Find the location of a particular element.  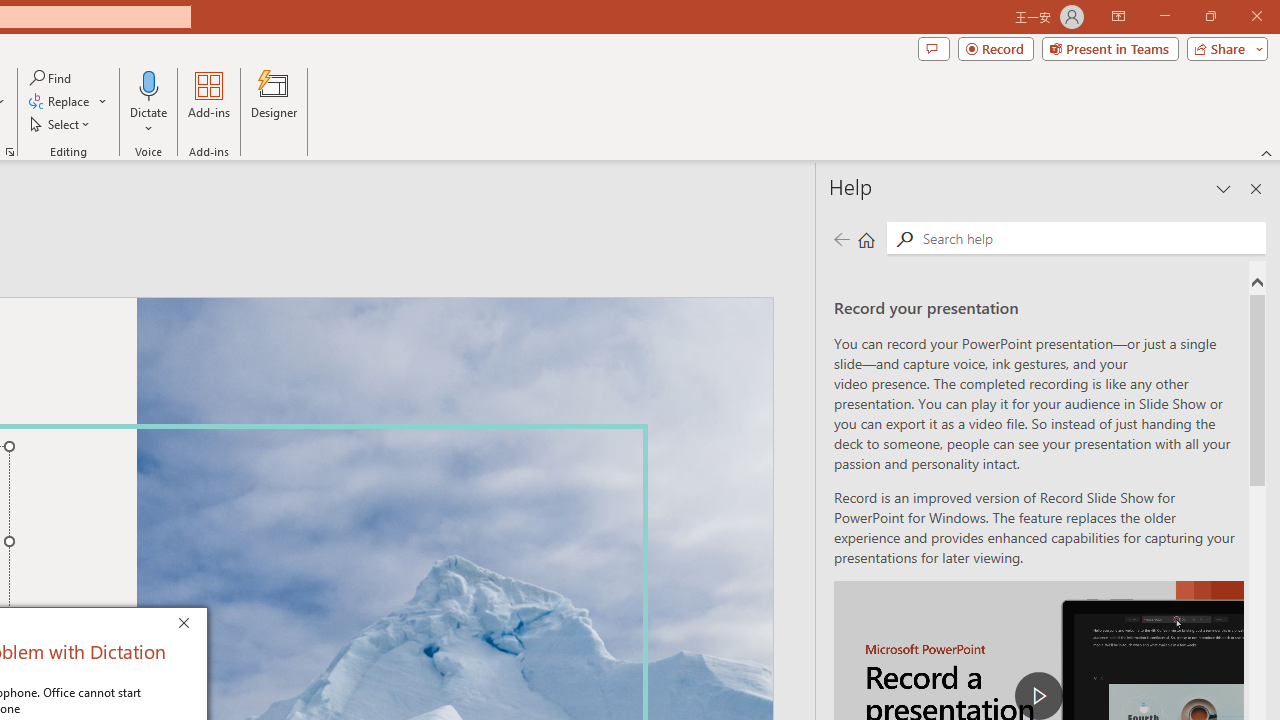

'More Options' is located at coordinates (148, 121).